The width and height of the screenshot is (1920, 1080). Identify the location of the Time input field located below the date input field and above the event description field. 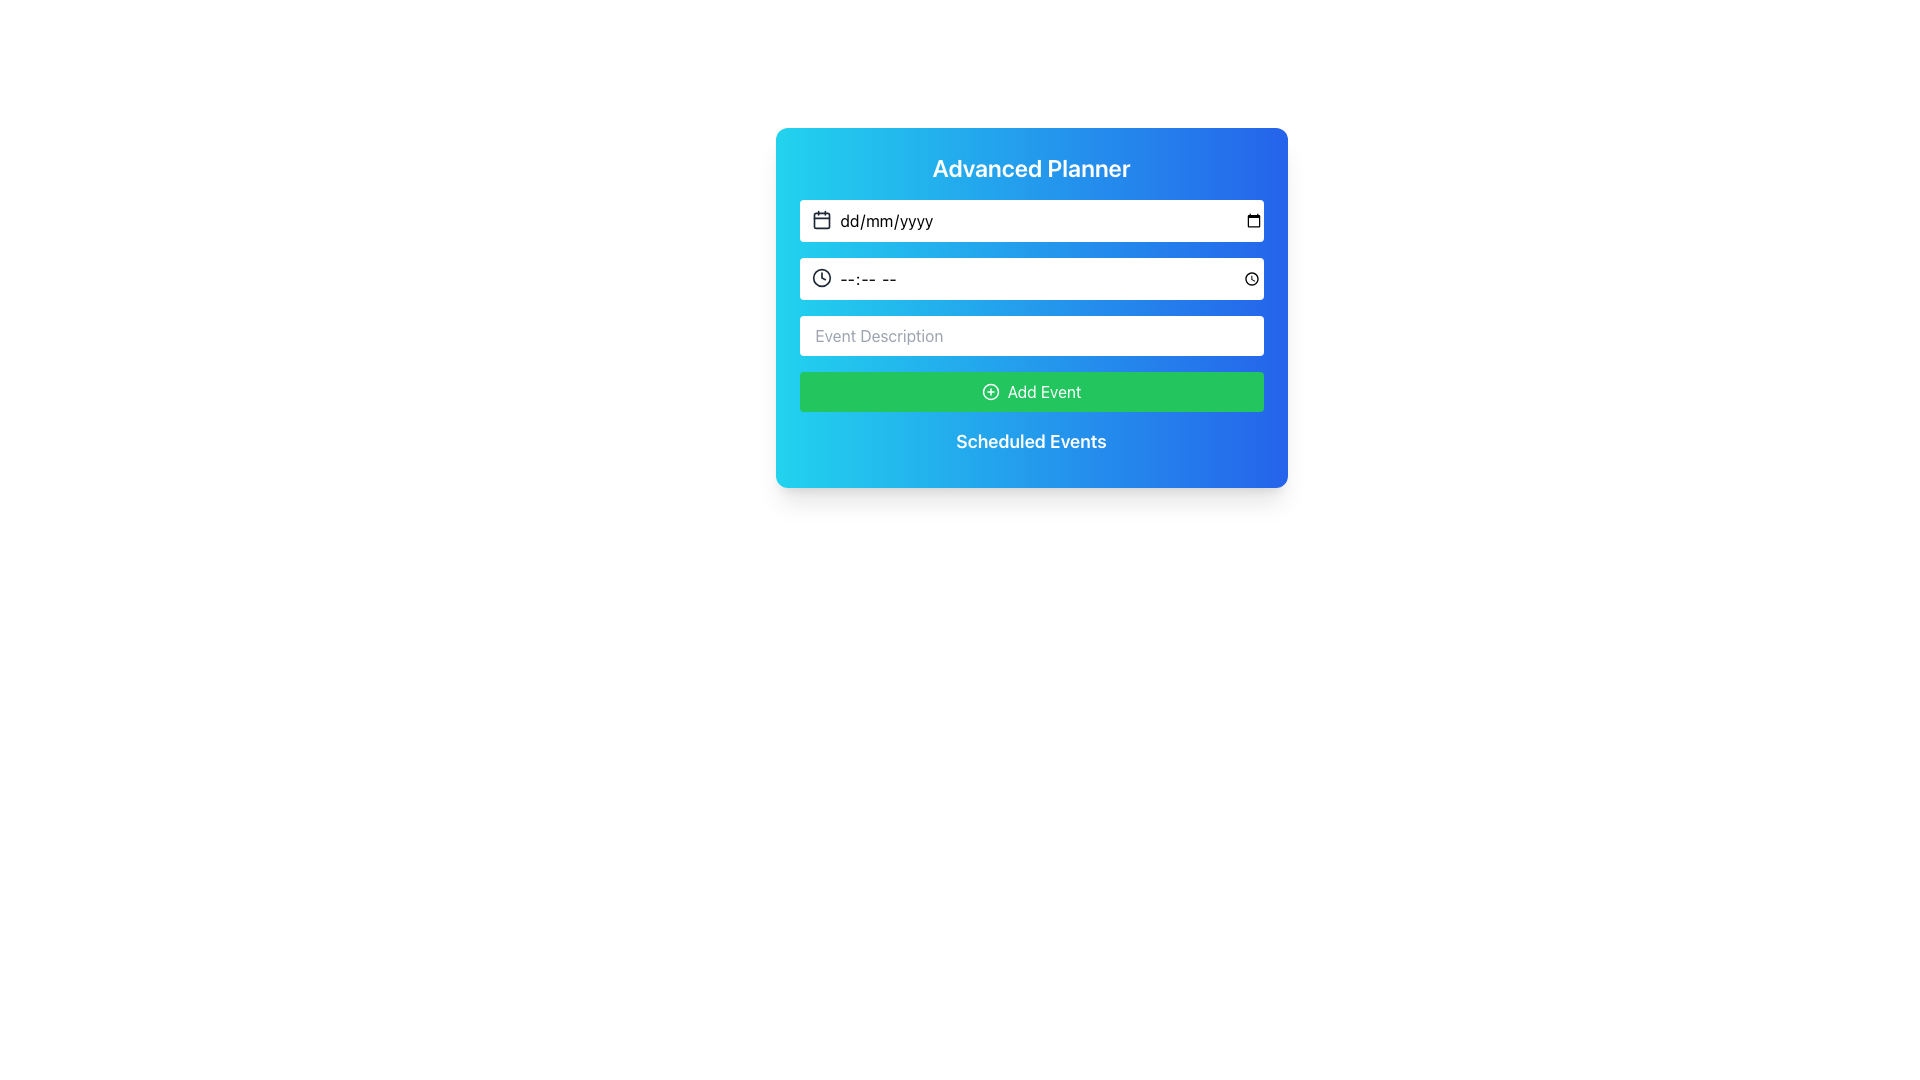
(1031, 278).